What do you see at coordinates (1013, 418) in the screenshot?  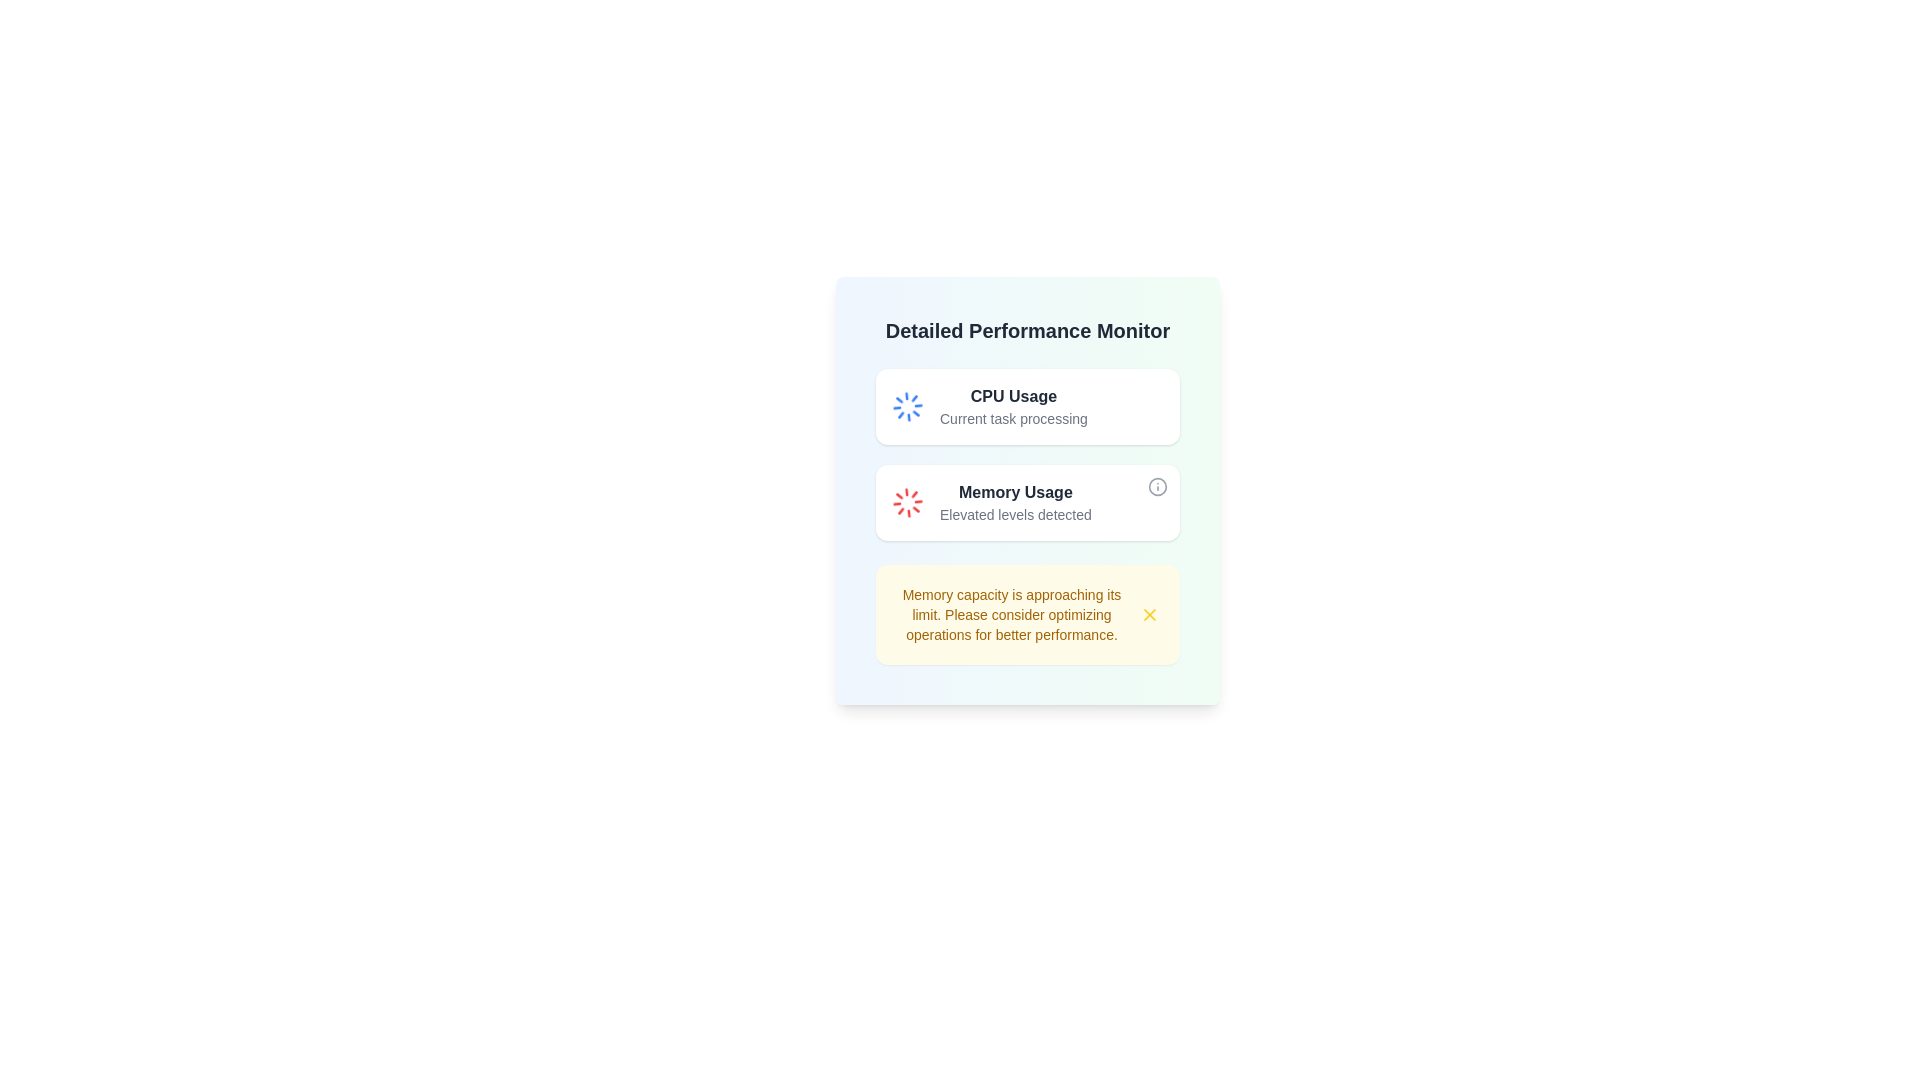 I see `the descriptive text label located directly below the 'CPU Usage' title, which provides additional context about CPU usage` at bounding box center [1013, 418].